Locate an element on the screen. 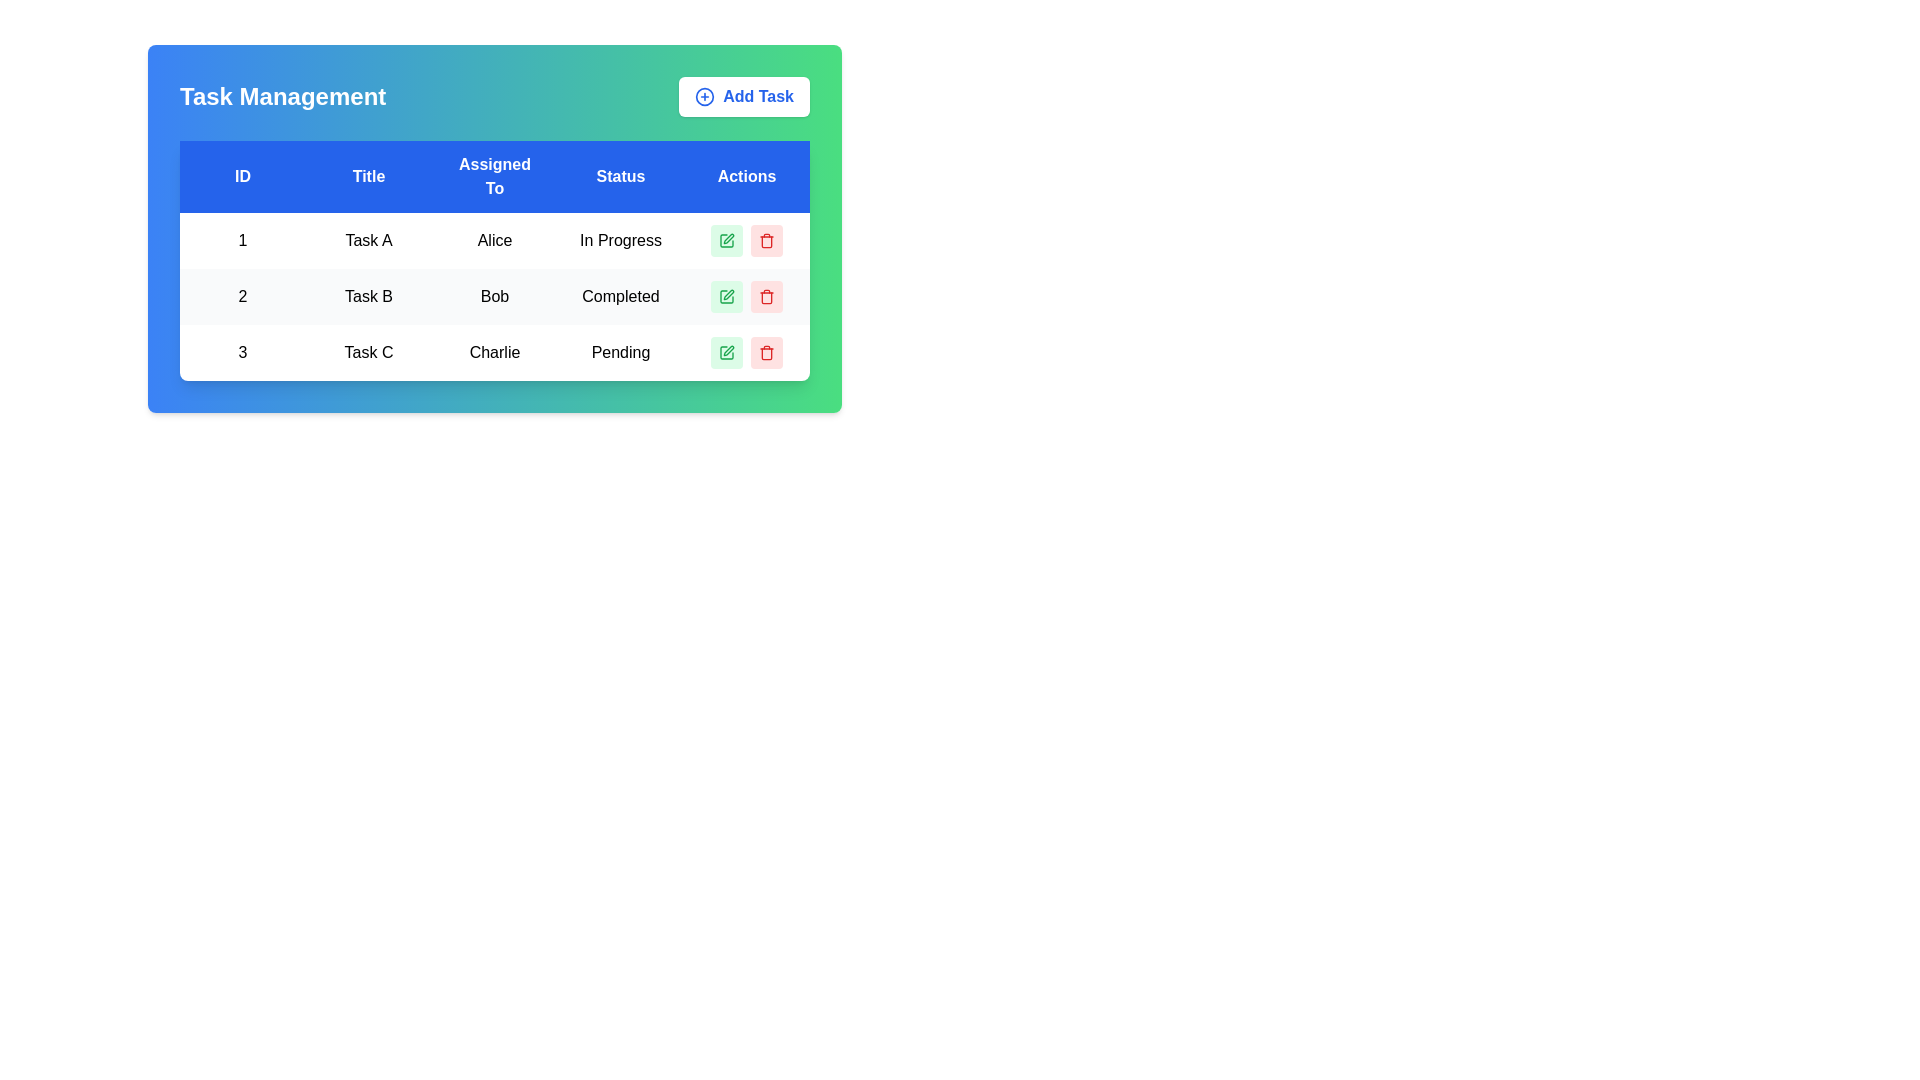 The height and width of the screenshot is (1080, 1920). the button with a green background and rounded edges in the 'Actions' column of the third row corresponding to 'Task C' is located at coordinates (725, 352).